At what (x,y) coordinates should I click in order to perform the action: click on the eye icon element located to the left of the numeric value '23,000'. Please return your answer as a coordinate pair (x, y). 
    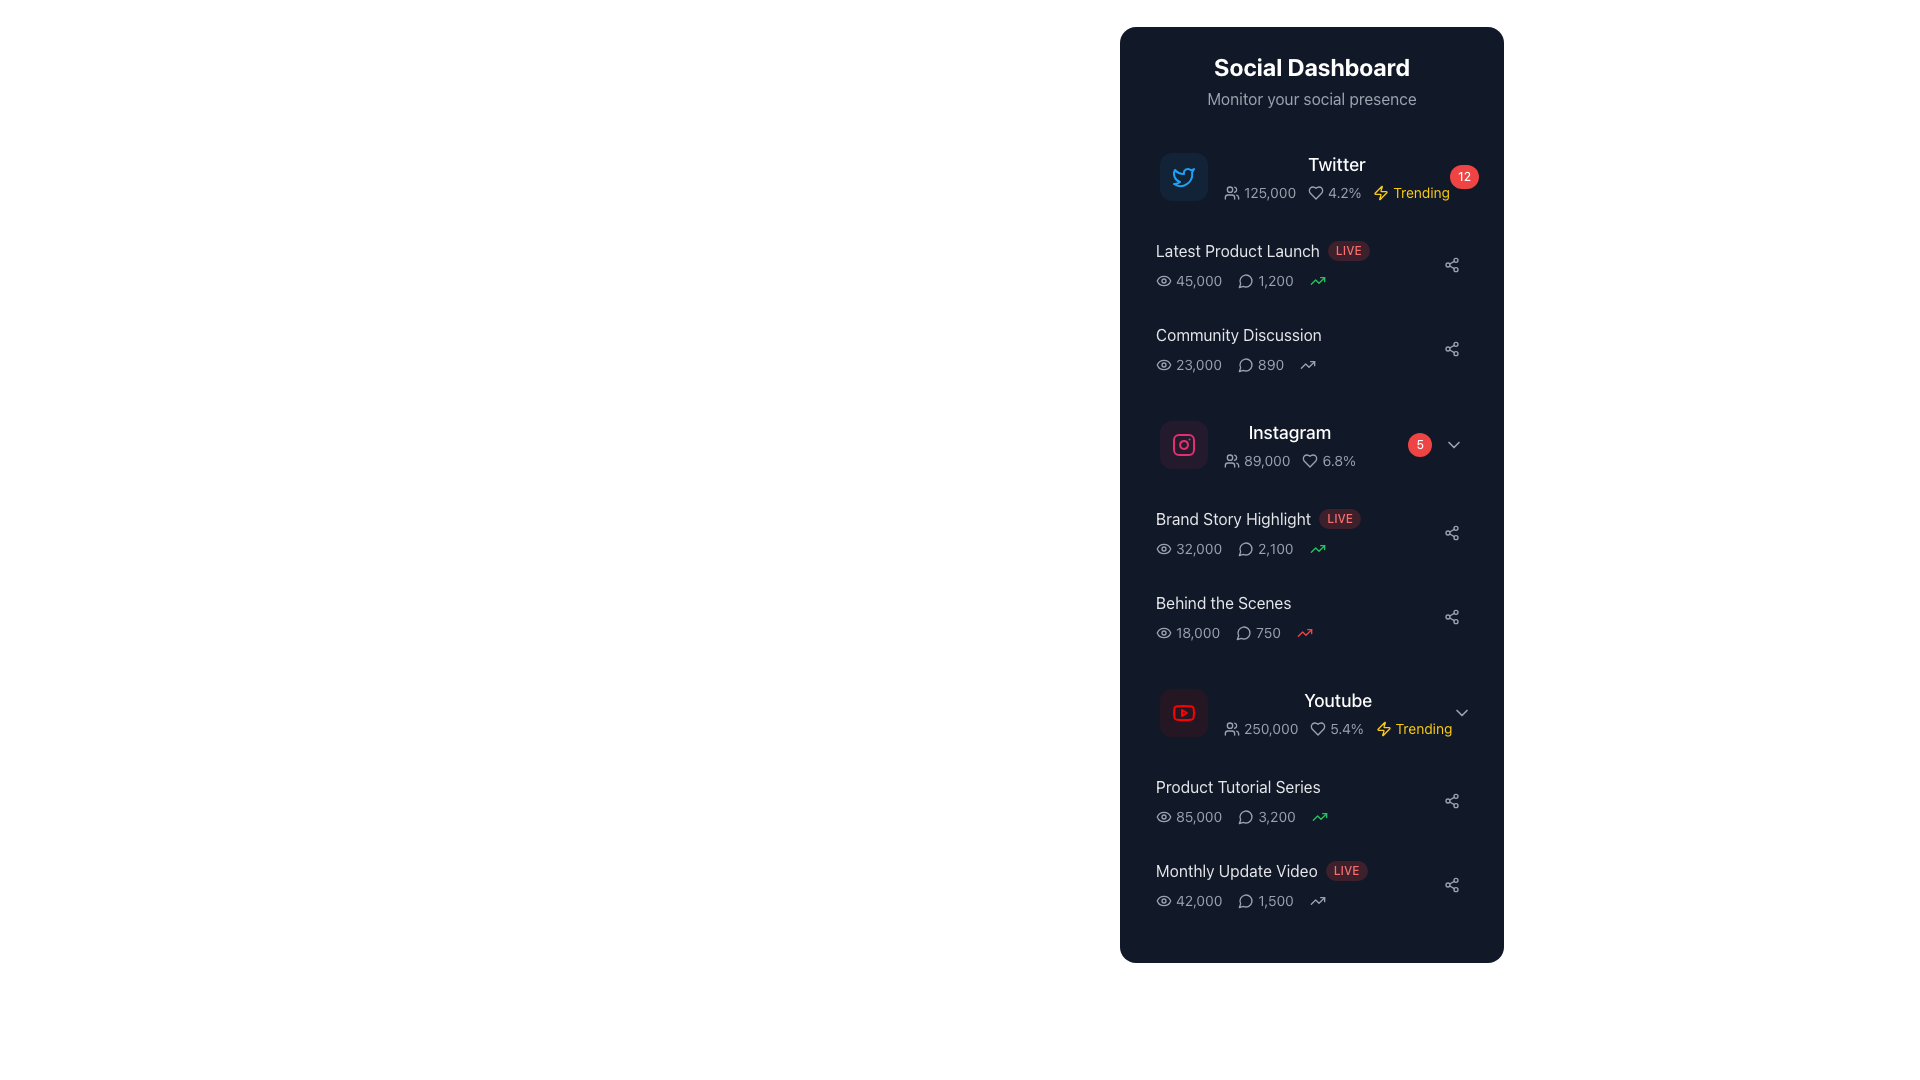
    Looking at the image, I should click on (1163, 365).